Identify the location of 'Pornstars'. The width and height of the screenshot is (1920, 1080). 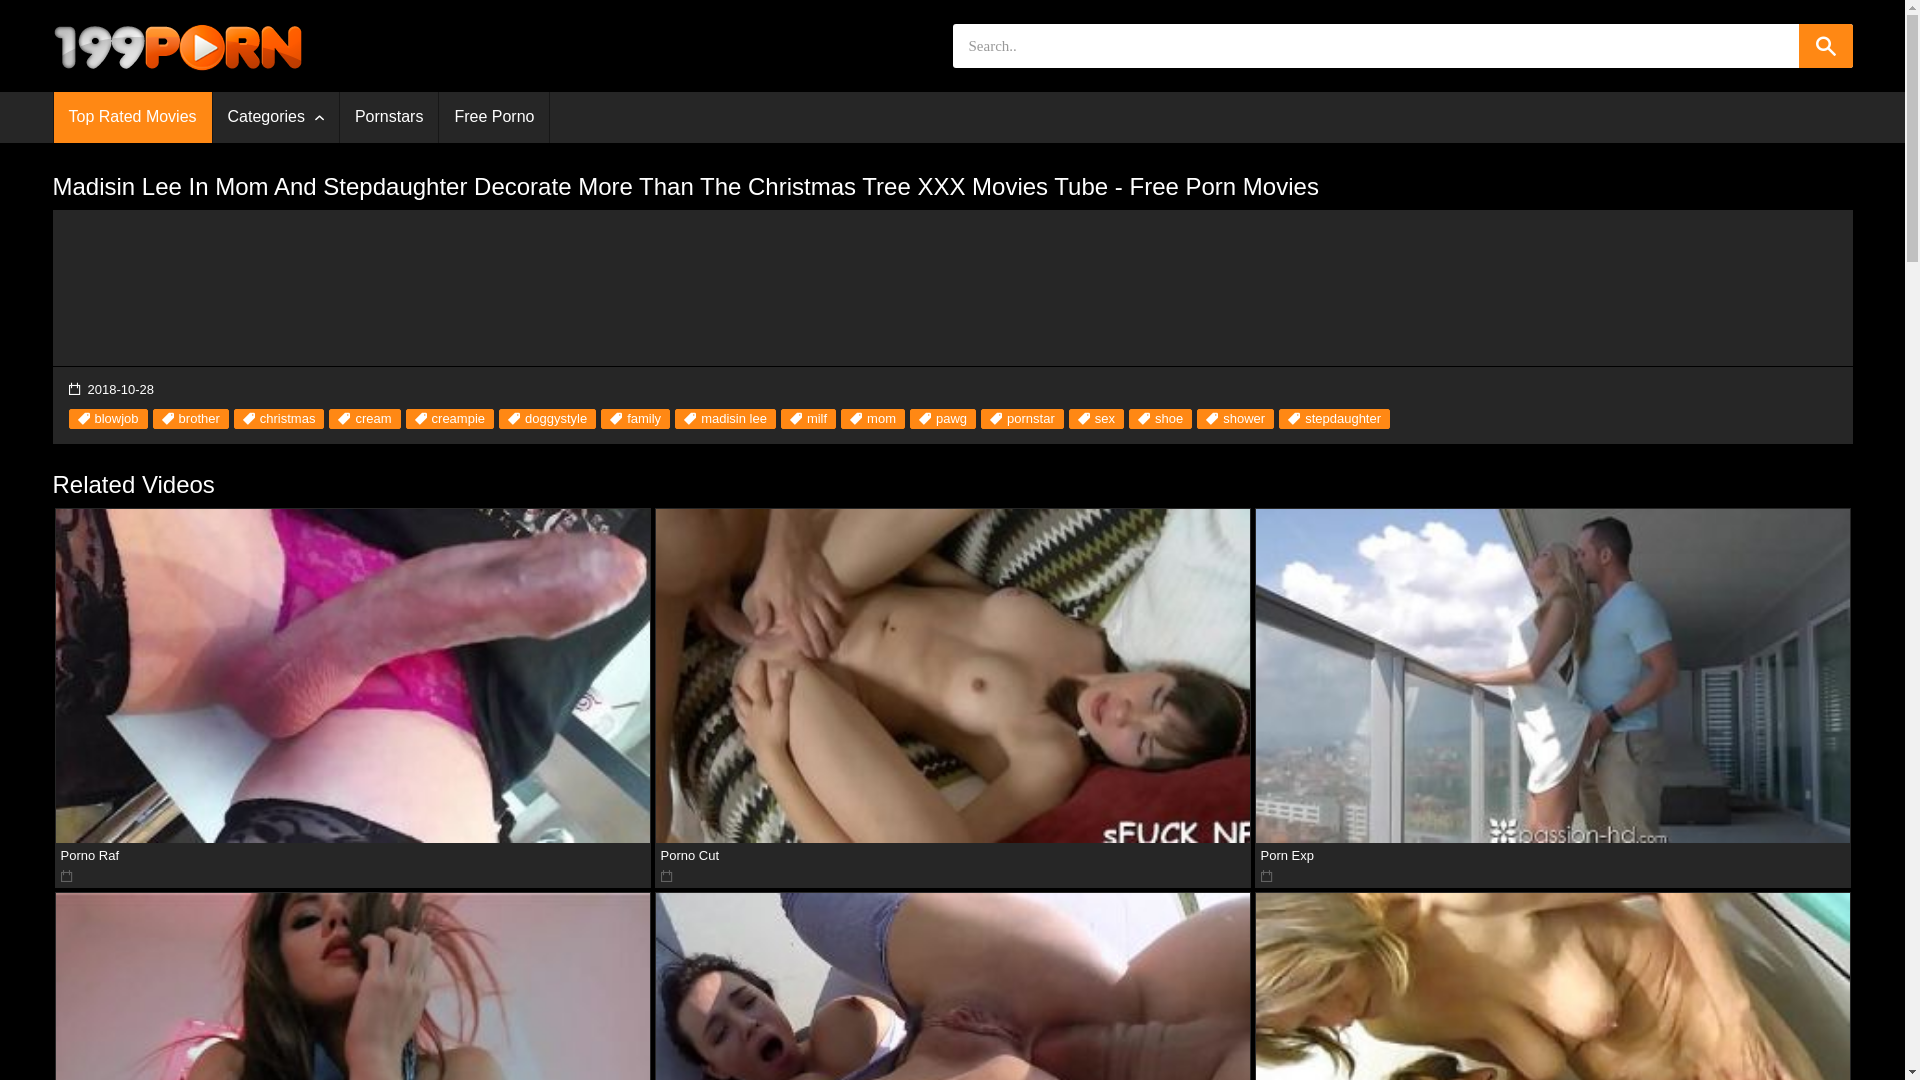
(388, 117).